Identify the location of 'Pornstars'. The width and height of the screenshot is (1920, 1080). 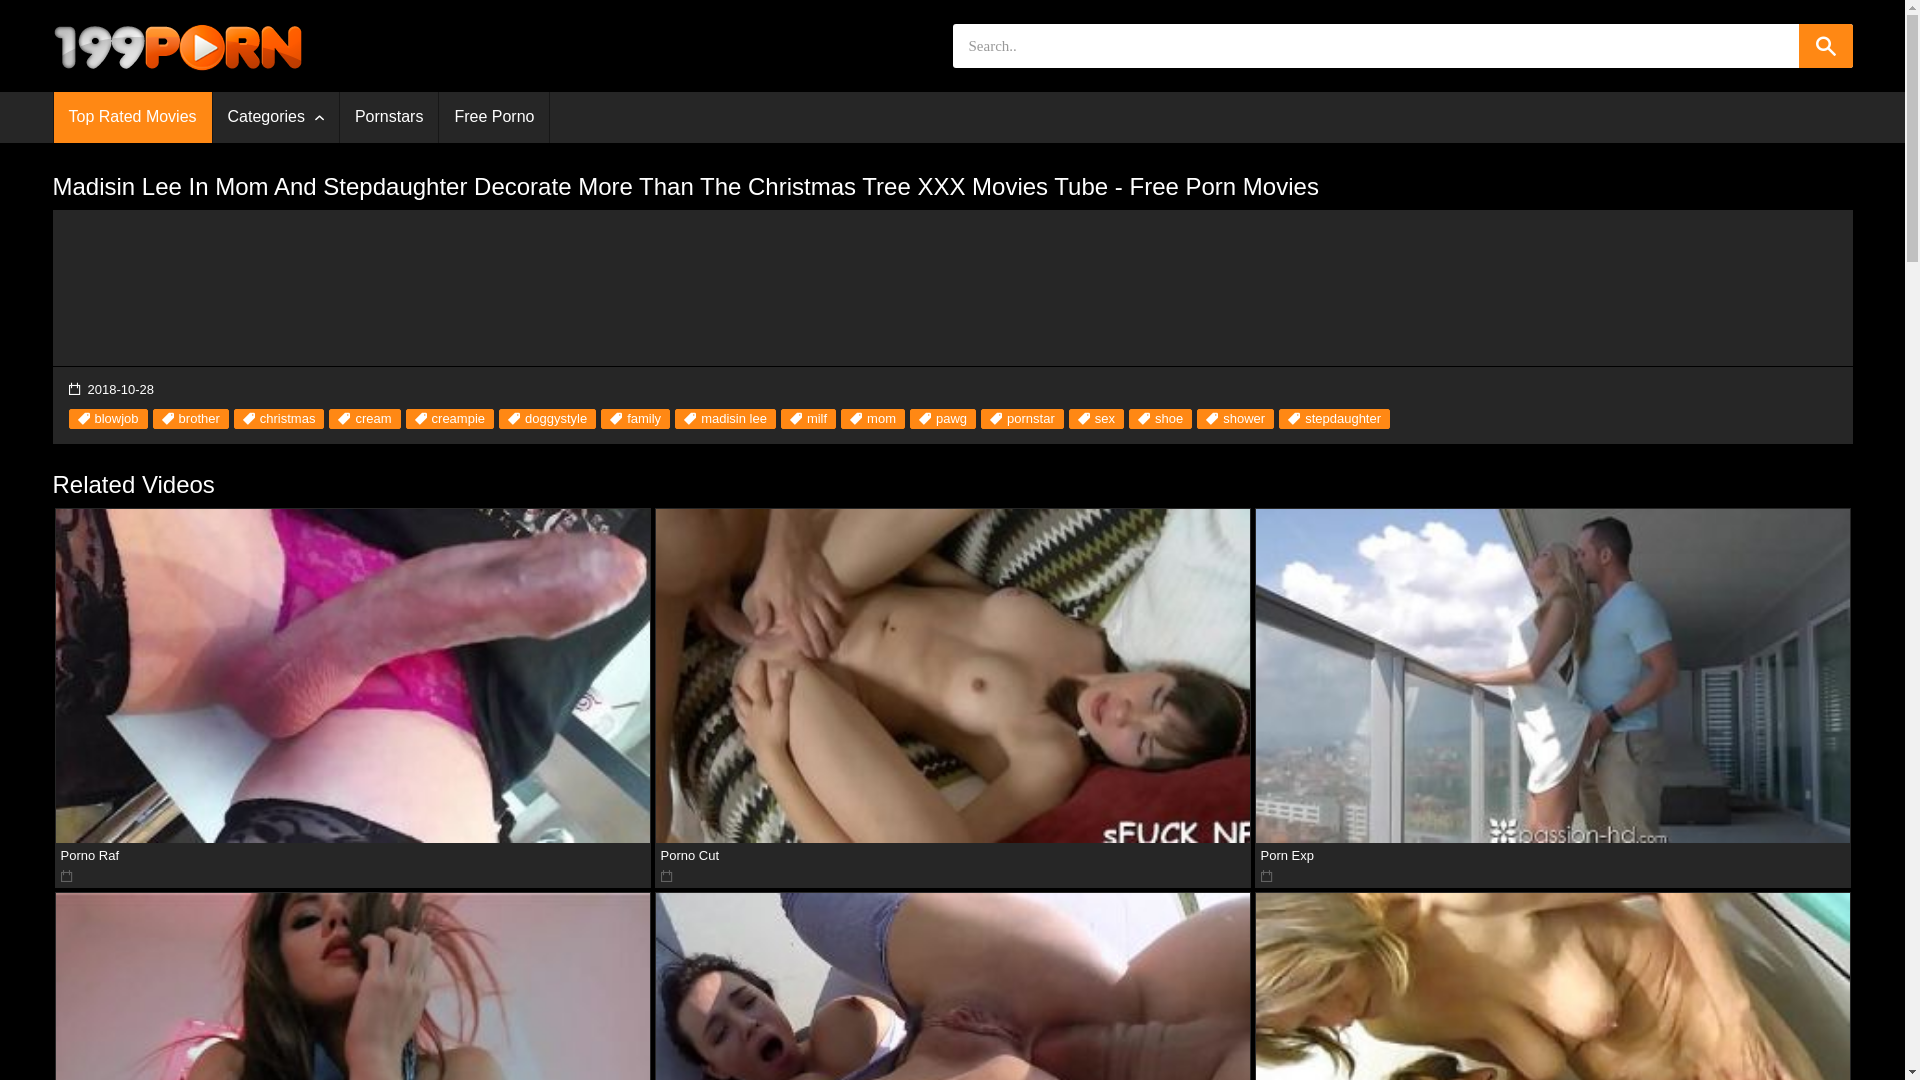
(388, 117).